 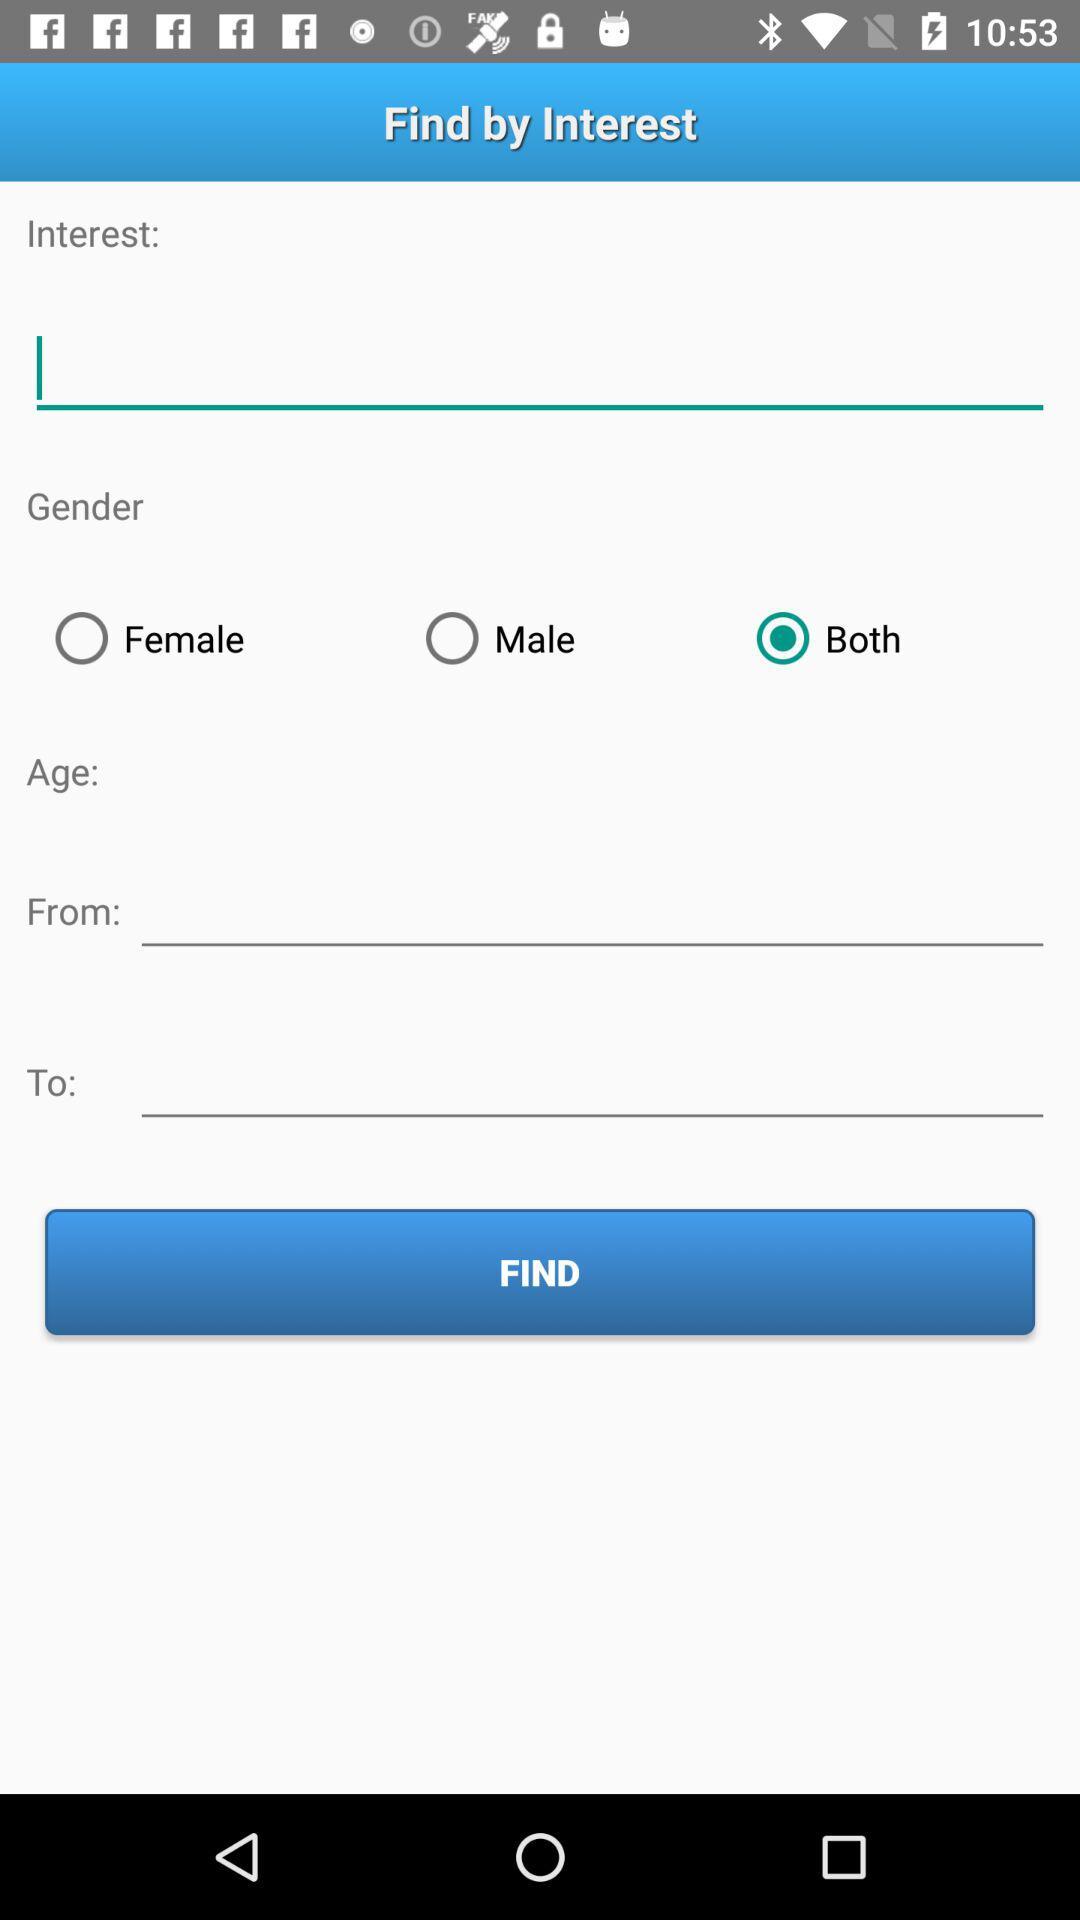 What do you see at coordinates (591, 1077) in the screenshot?
I see `input name to send to` at bounding box center [591, 1077].